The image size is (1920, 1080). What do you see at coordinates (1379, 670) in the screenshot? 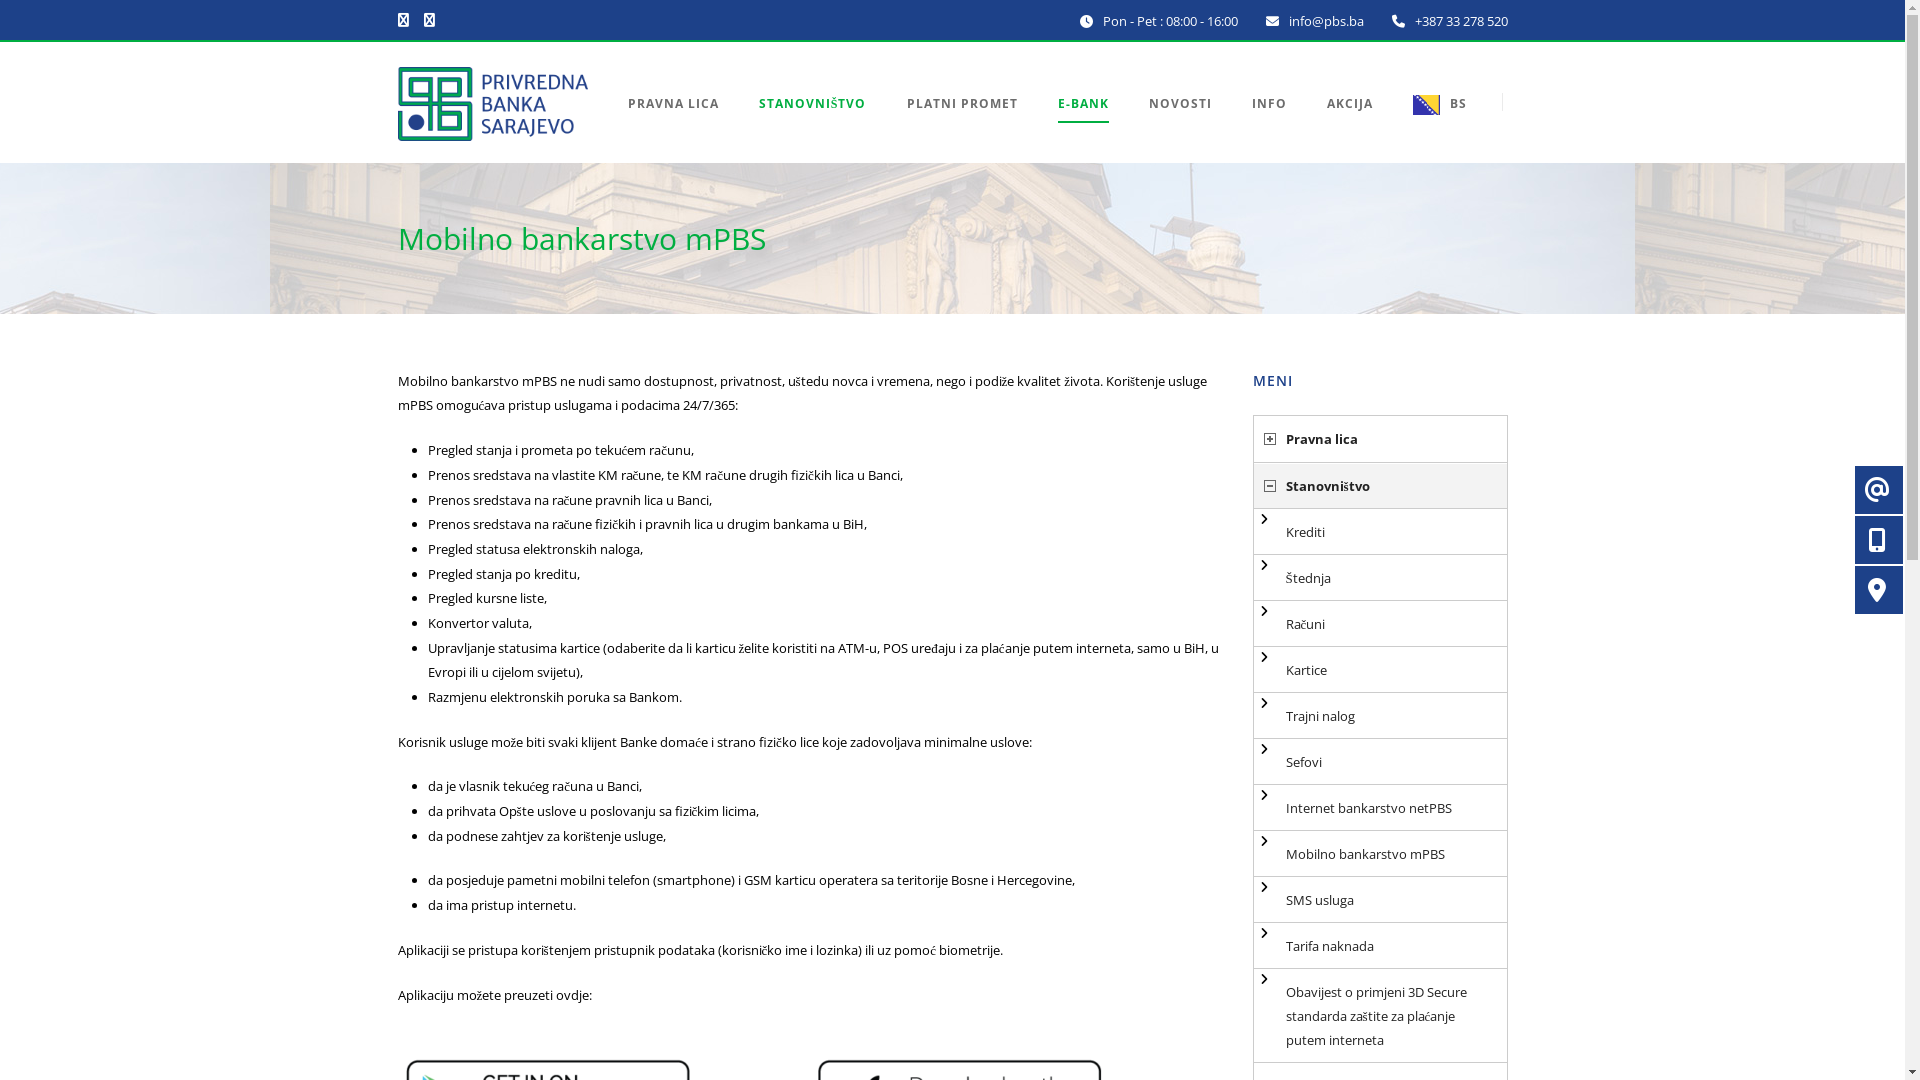
I see `'Kartice'` at bounding box center [1379, 670].